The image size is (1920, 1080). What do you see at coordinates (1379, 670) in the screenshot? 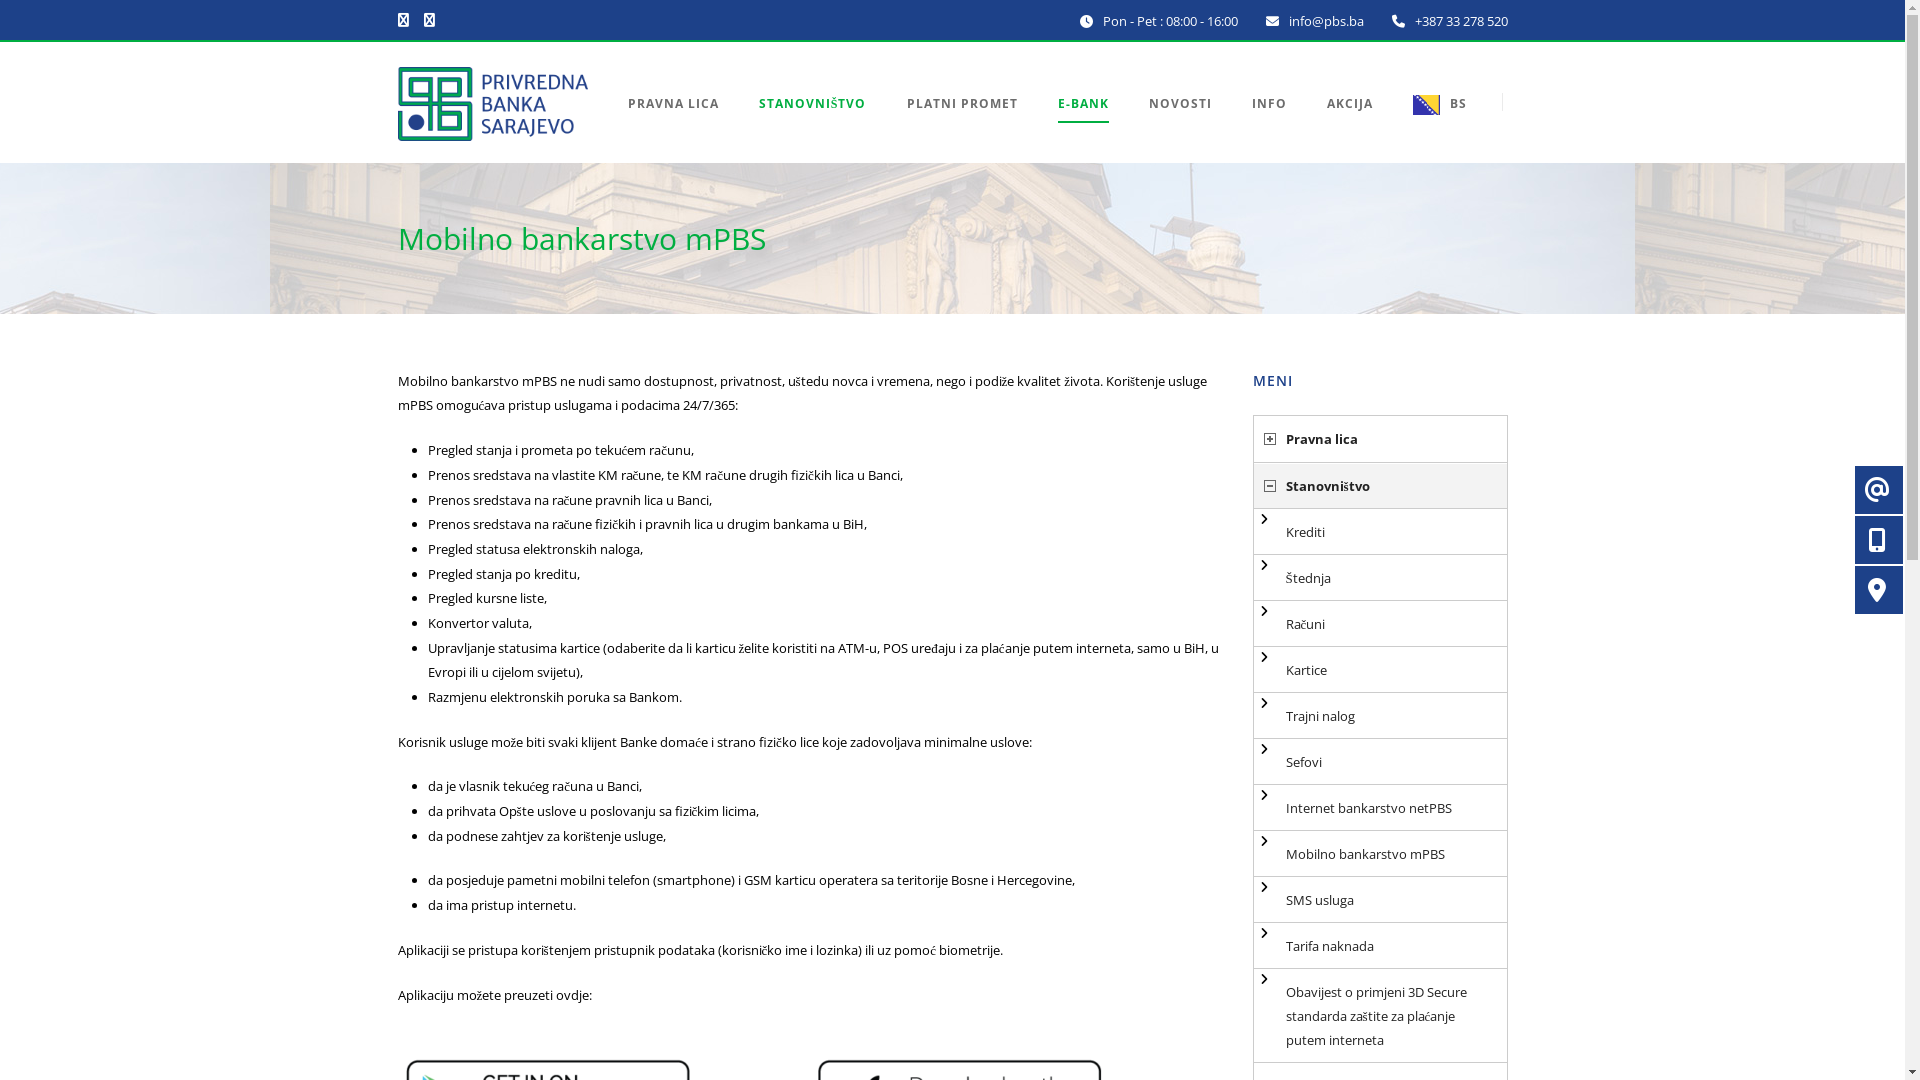
I see `'Kartice'` at bounding box center [1379, 670].